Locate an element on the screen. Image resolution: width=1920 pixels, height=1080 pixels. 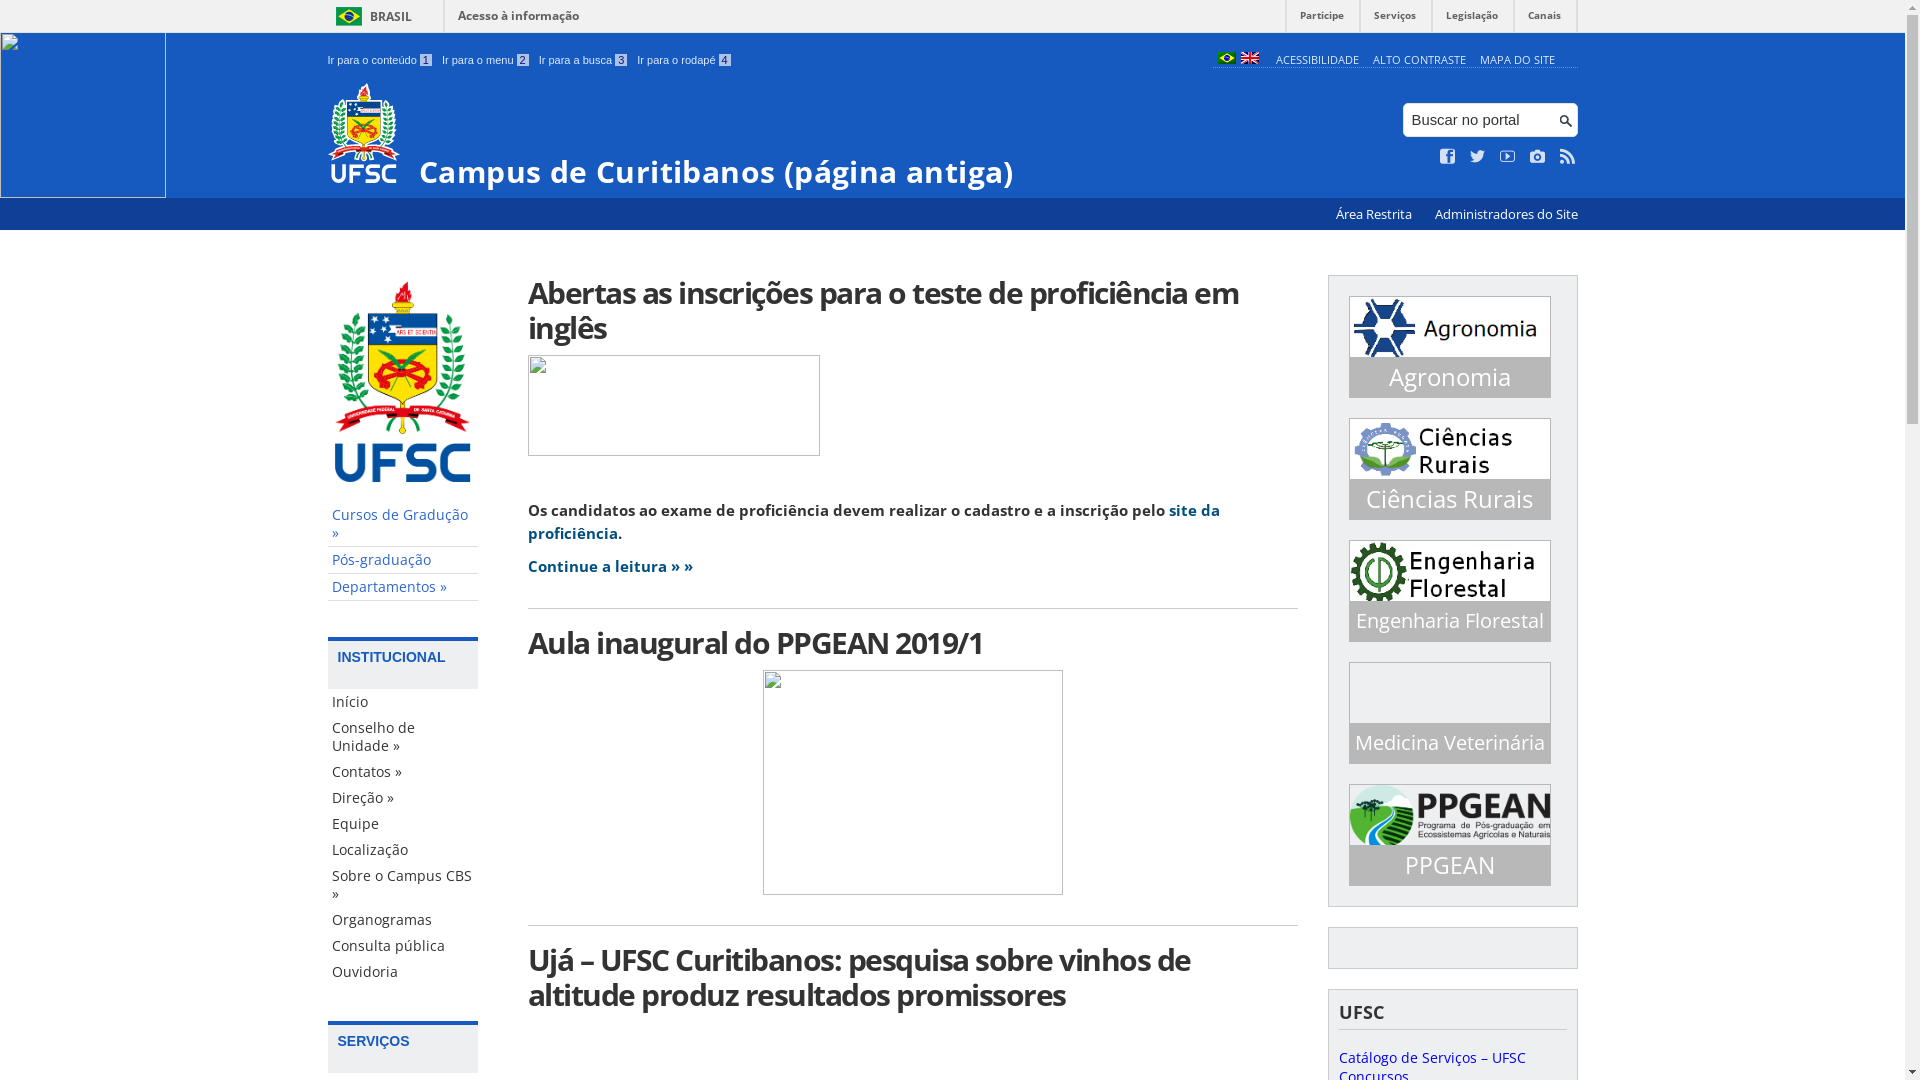
'Equipe' is located at coordinates (402, 824).